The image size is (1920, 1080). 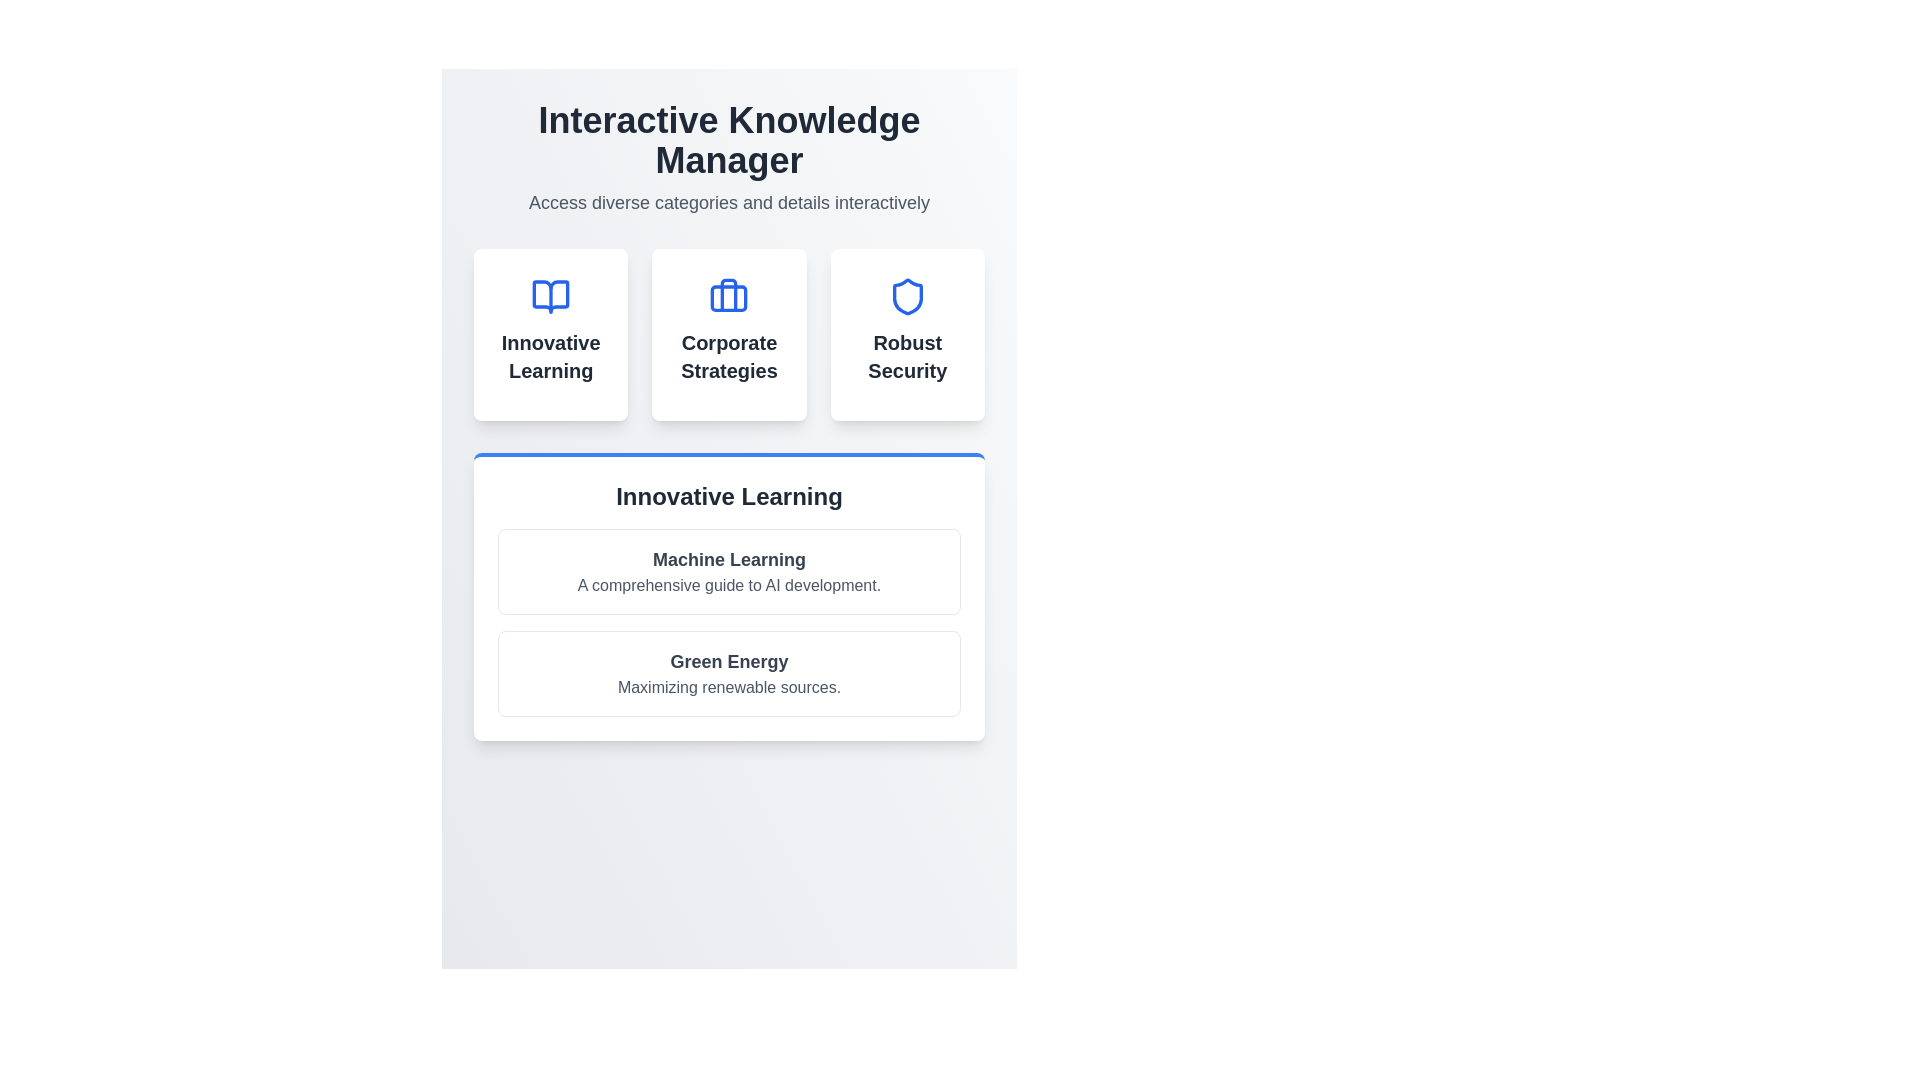 What do you see at coordinates (906, 297) in the screenshot?
I see `the security icon located in the top-right corner of the 'Robust Security' card` at bounding box center [906, 297].